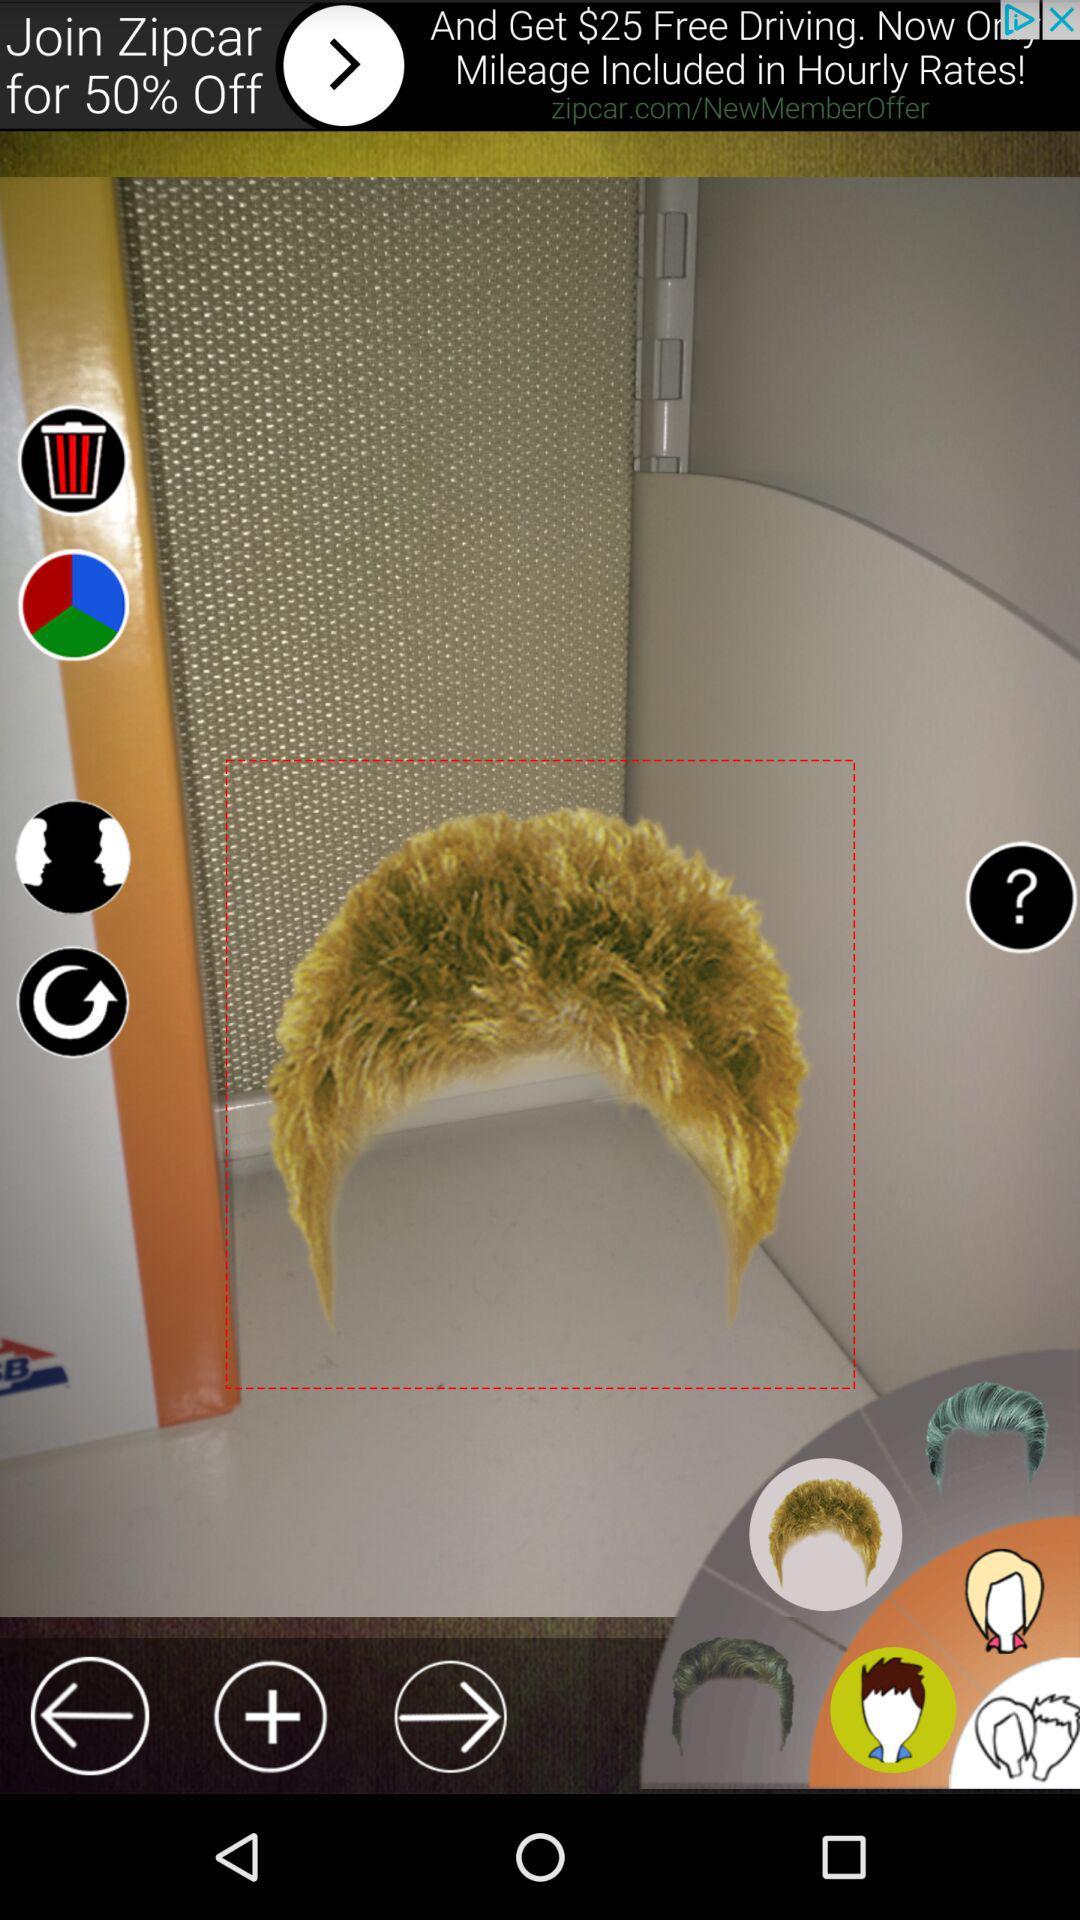  Describe the element at coordinates (450, 1715) in the screenshot. I see `go next` at that location.